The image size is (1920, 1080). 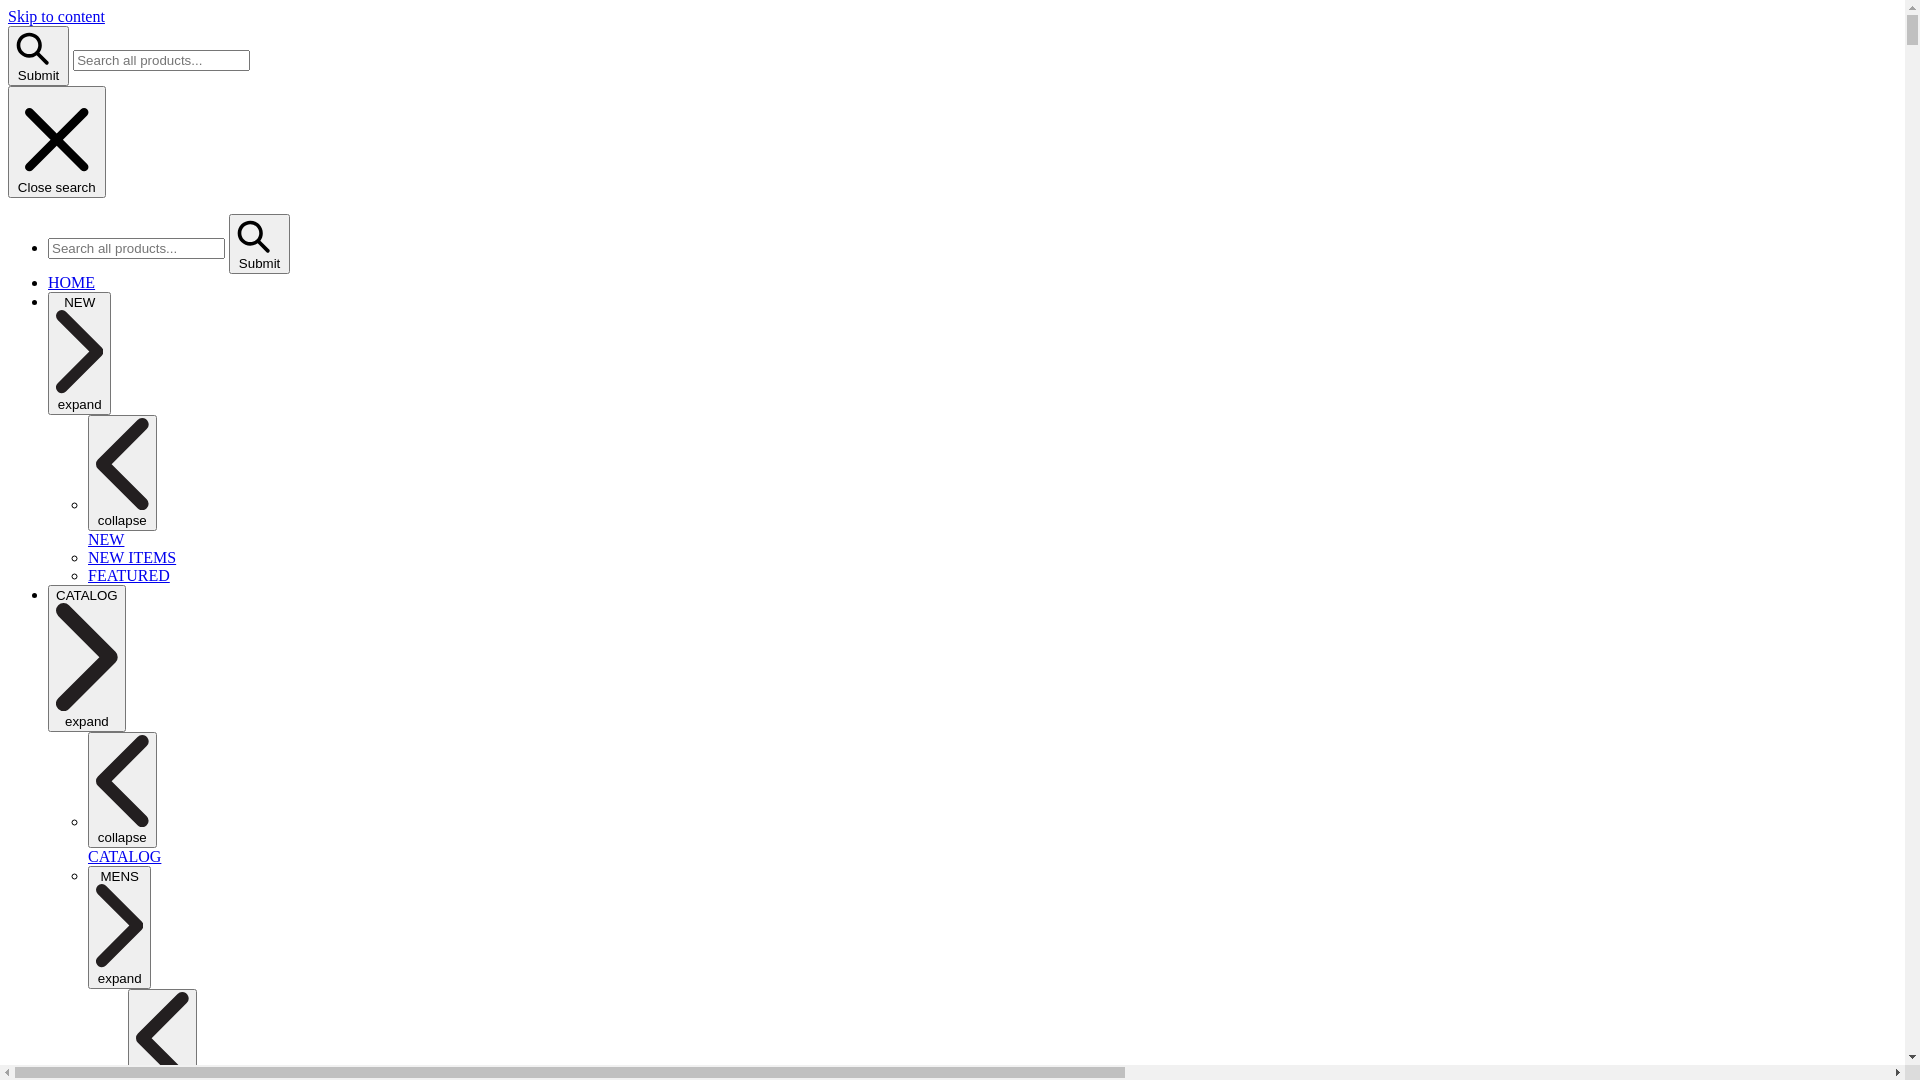 What do you see at coordinates (123, 855) in the screenshot?
I see `'CATALOG'` at bounding box center [123, 855].